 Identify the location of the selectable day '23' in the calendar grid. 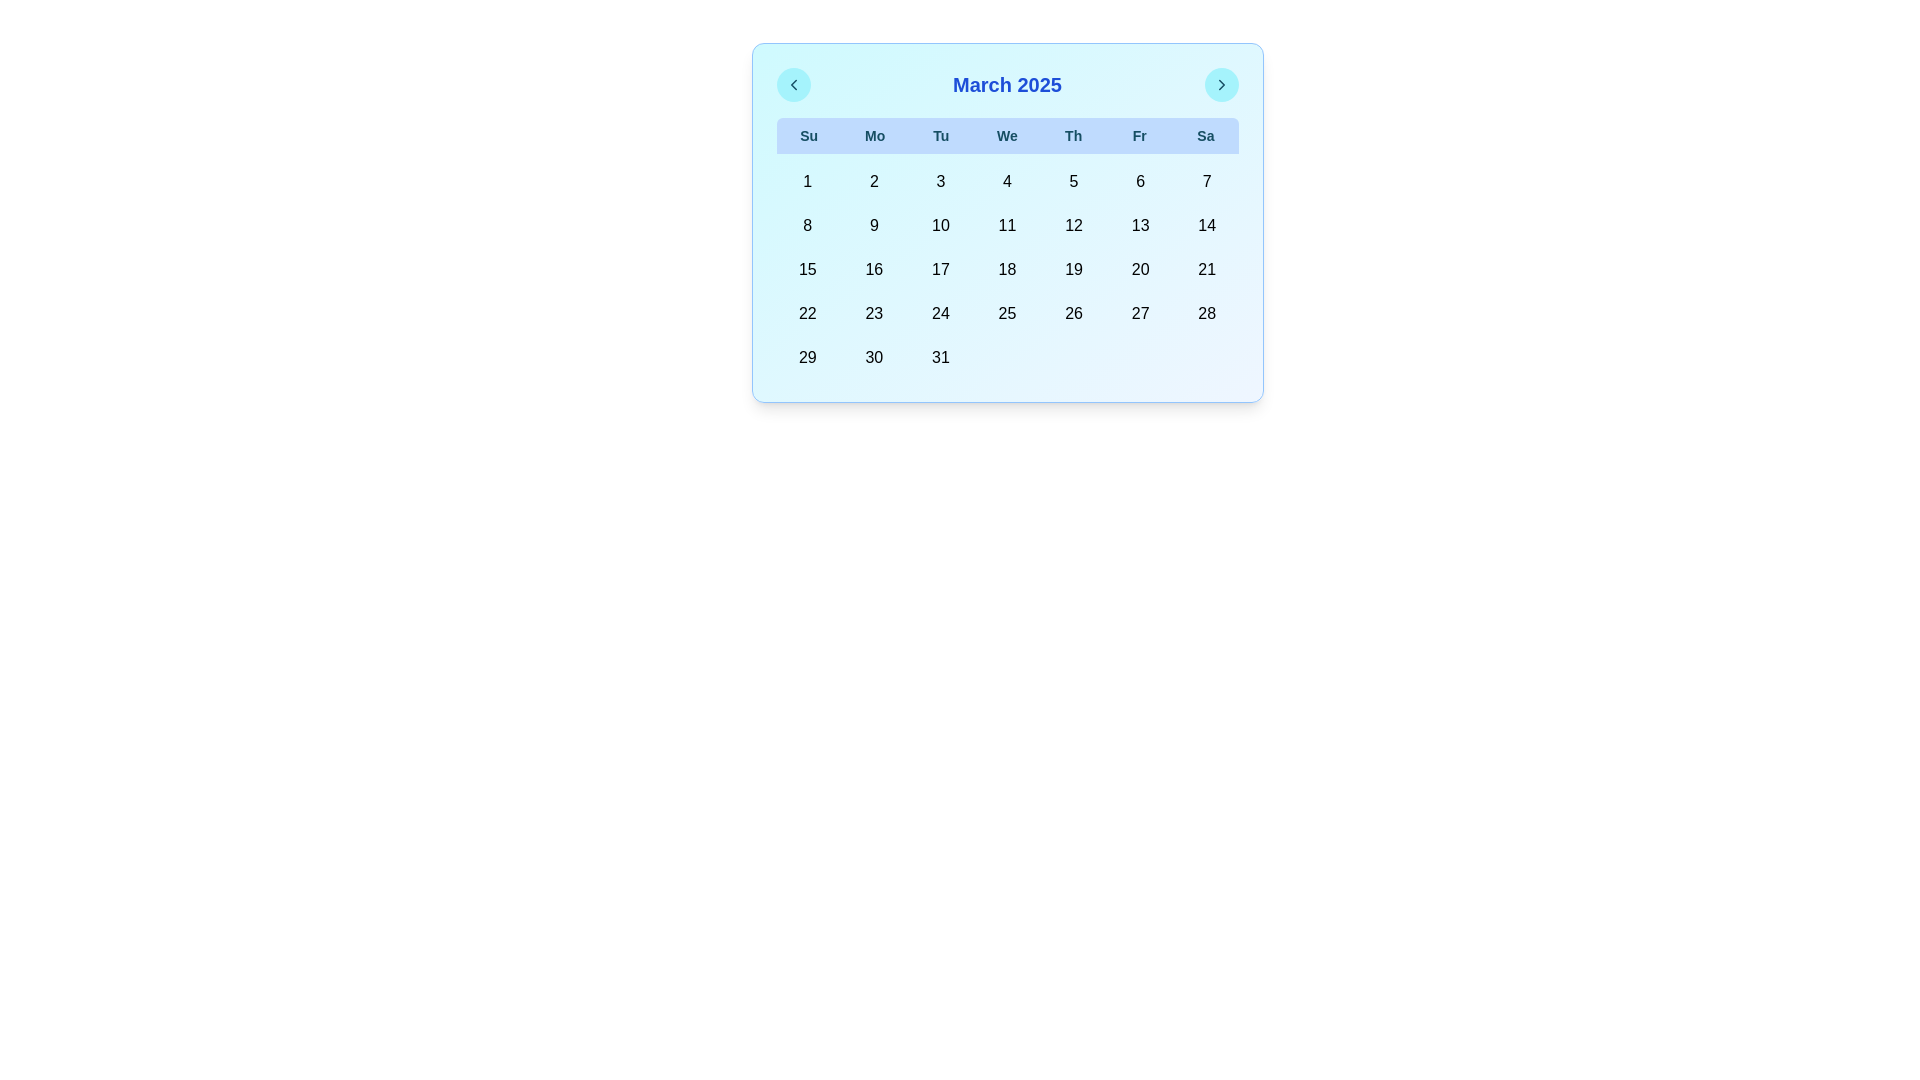
(874, 313).